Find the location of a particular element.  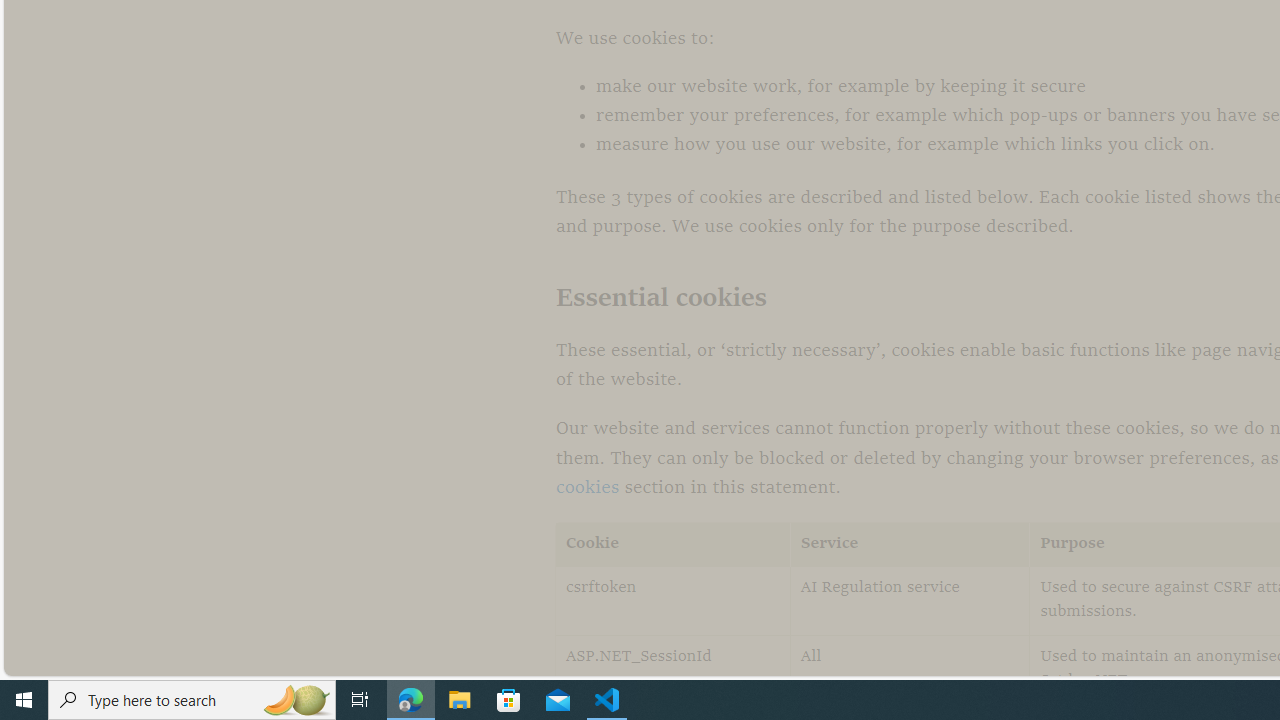

'Cookie' is located at coordinates (673, 544).